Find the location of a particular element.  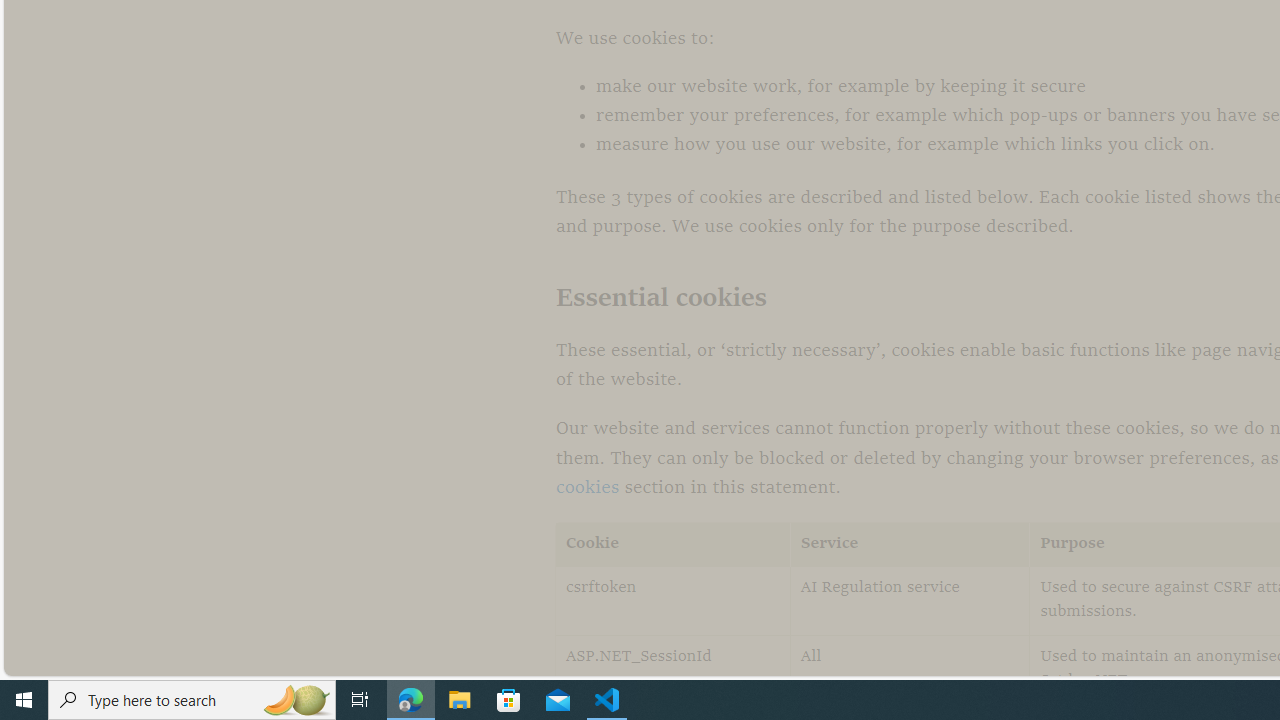

'Cookie' is located at coordinates (673, 544).